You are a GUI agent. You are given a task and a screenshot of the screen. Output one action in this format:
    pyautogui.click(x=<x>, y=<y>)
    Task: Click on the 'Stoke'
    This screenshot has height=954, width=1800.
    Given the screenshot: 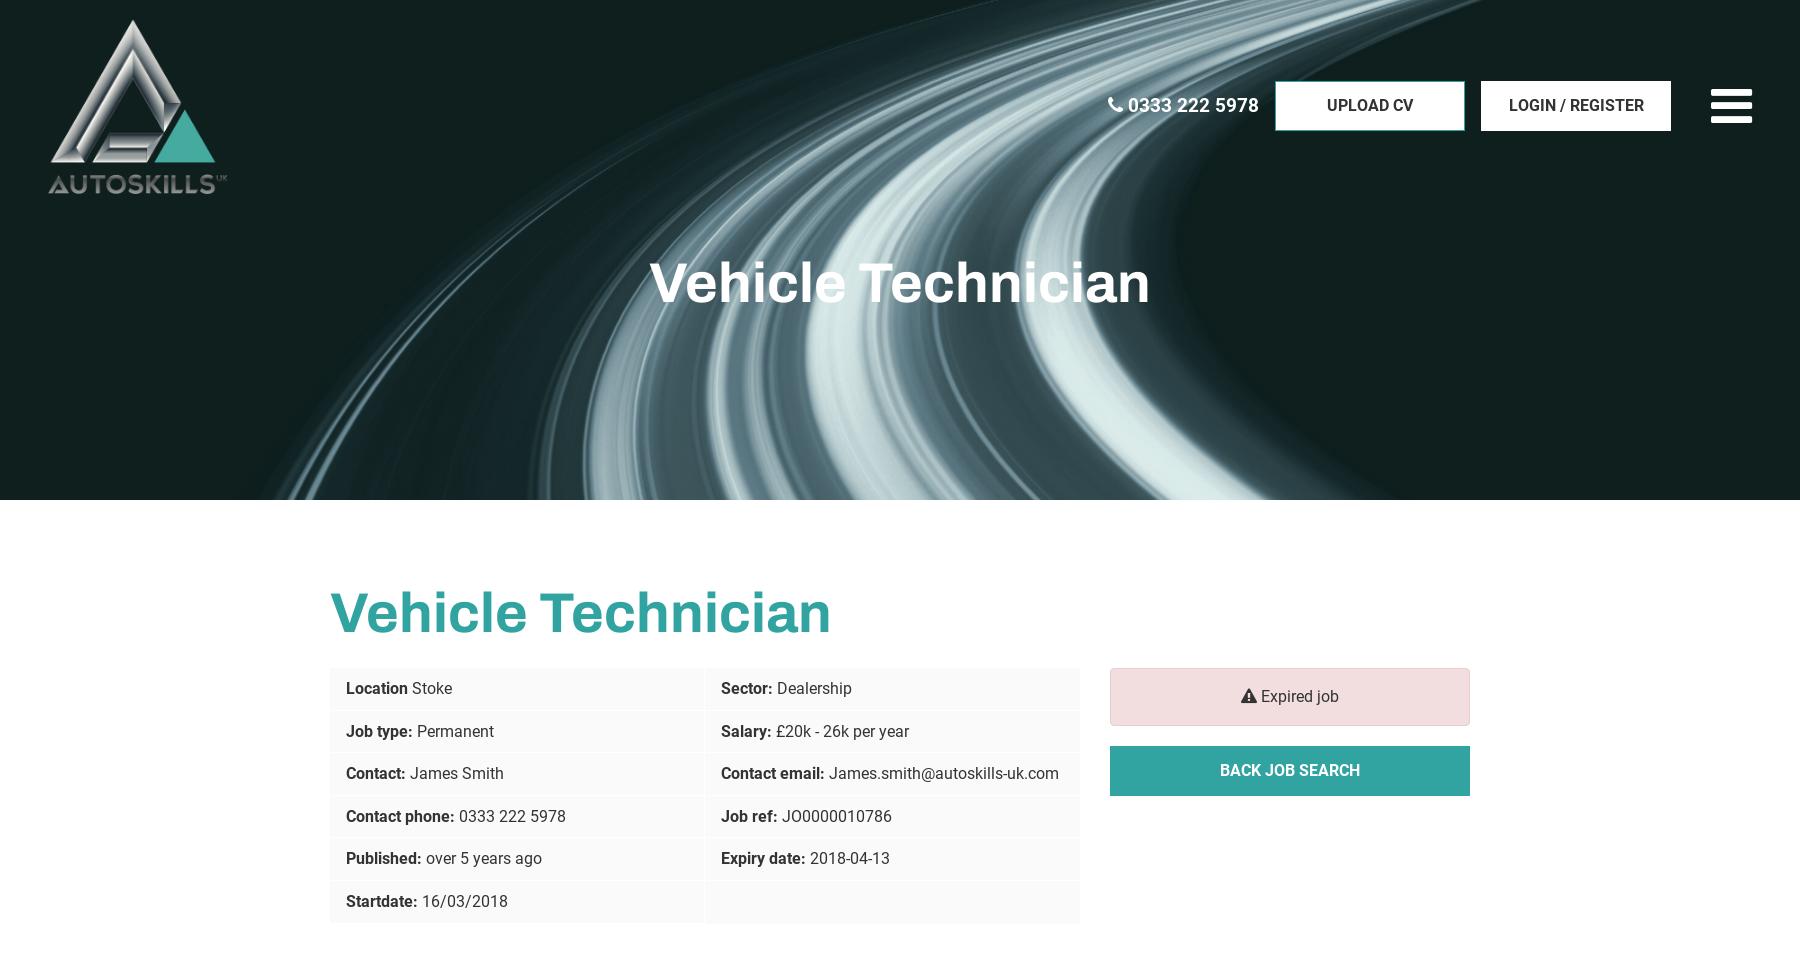 What is the action you would take?
    pyautogui.click(x=432, y=686)
    